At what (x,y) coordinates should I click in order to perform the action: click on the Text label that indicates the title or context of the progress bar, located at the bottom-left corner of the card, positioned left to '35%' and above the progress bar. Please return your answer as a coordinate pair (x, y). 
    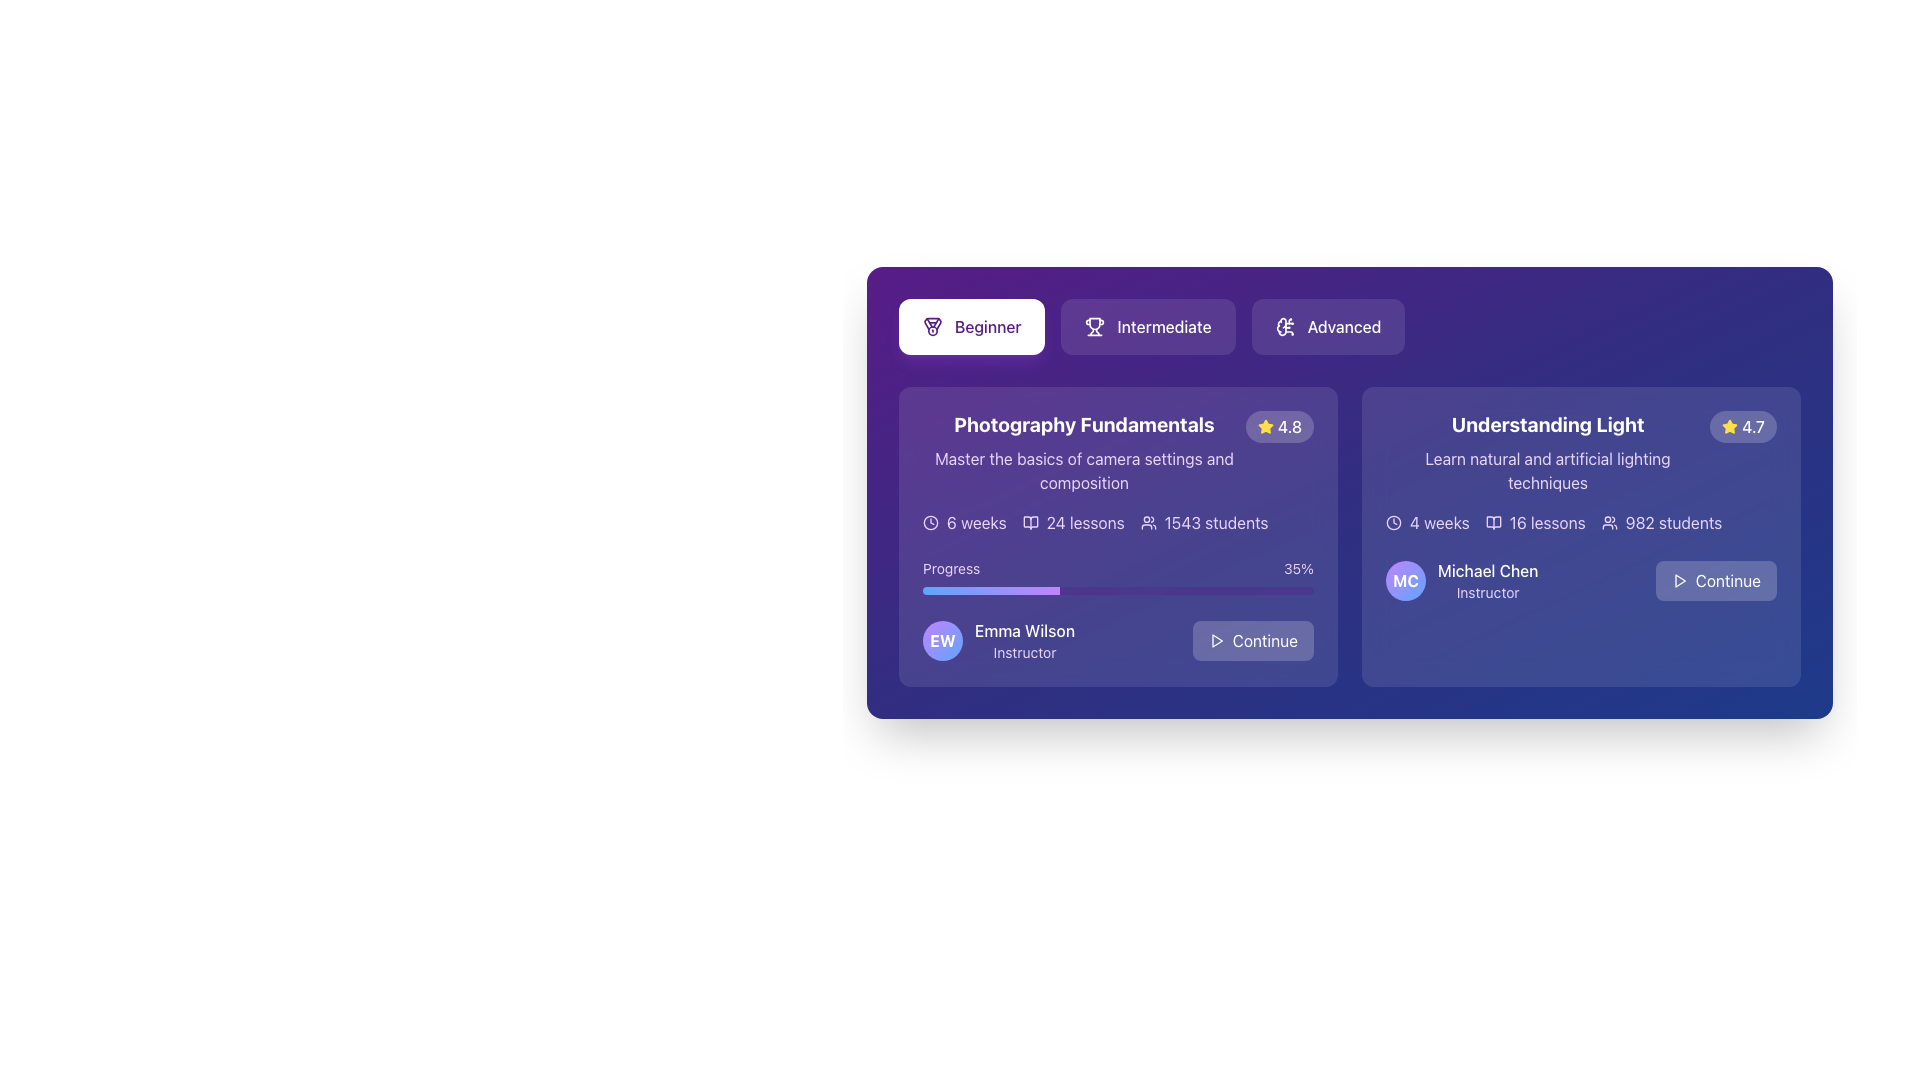
    Looking at the image, I should click on (950, 569).